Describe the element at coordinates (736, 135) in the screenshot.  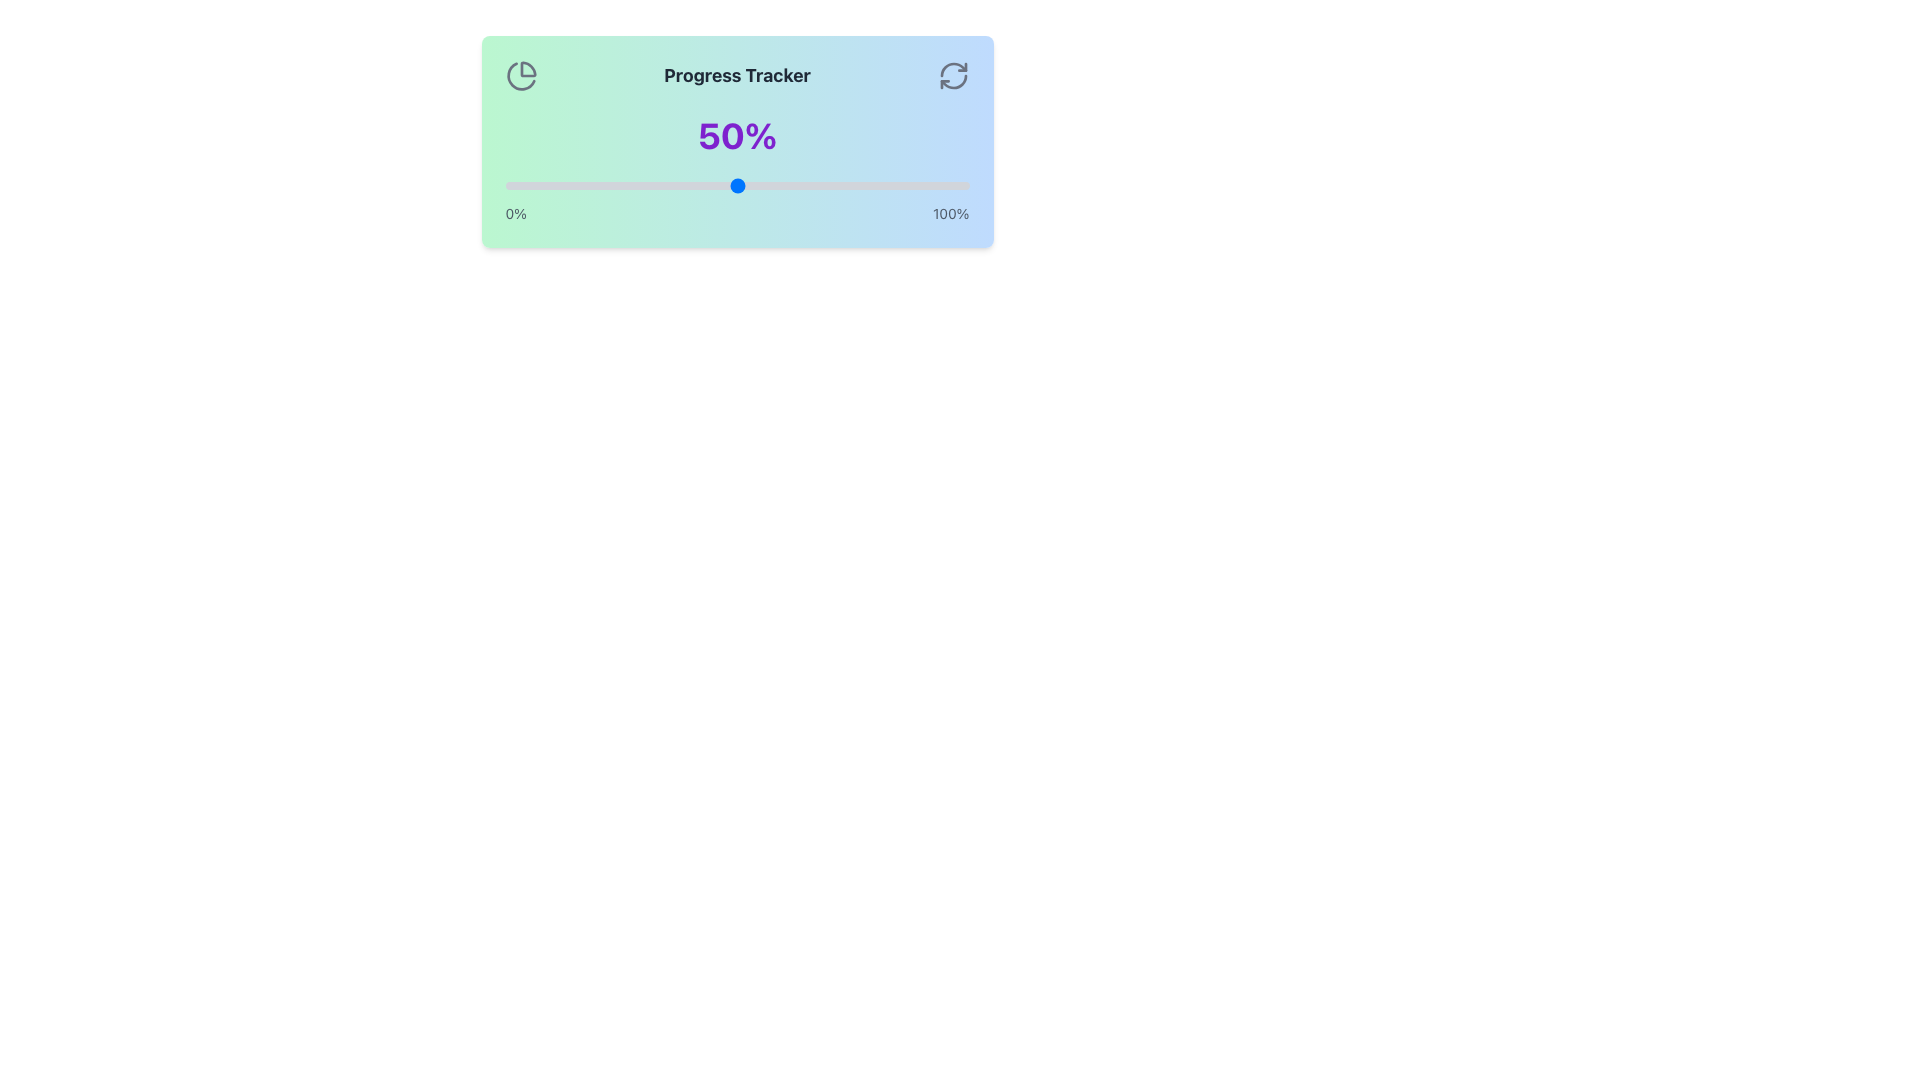
I see `the text label that visually represents a 50% completion rate in the progress tracker, which is centrally aligned above the progress bar` at that location.